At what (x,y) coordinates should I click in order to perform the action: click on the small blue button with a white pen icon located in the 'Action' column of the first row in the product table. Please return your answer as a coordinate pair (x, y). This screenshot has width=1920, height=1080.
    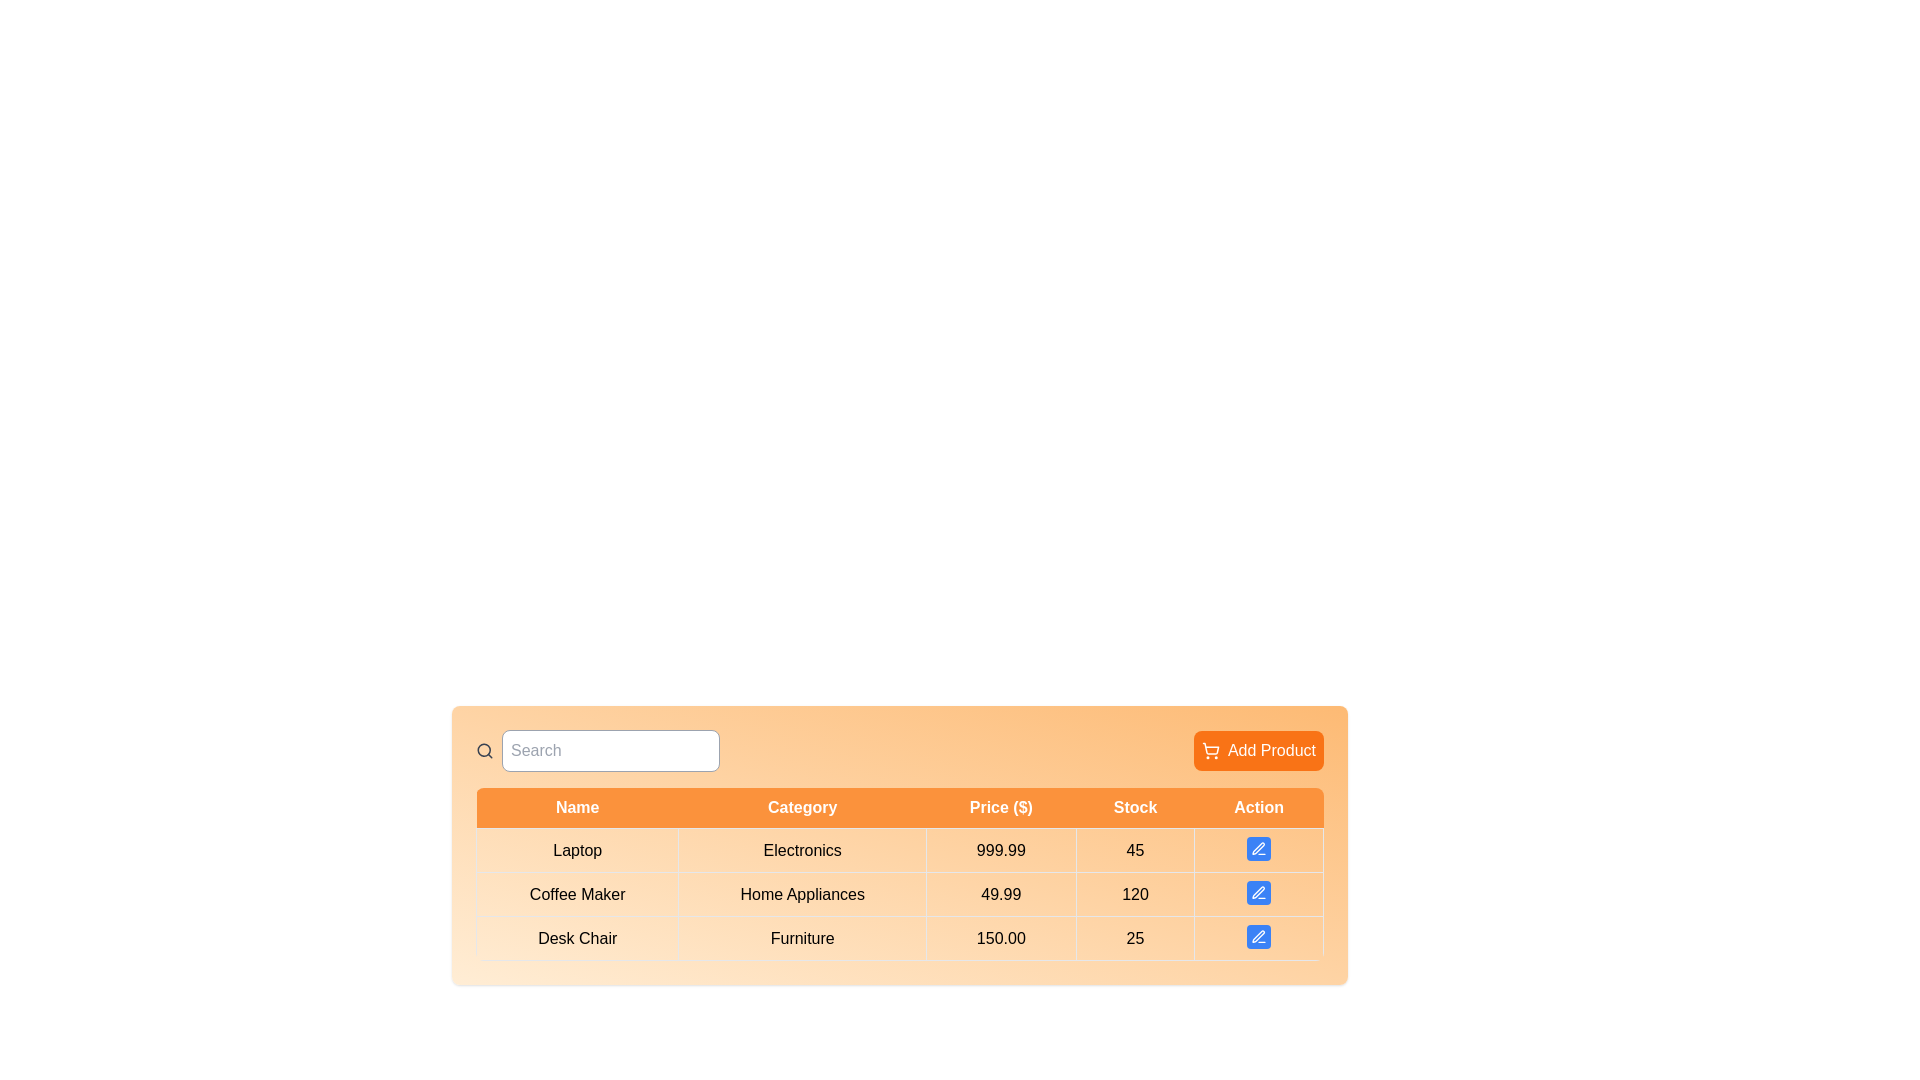
    Looking at the image, I should click on (1258, 848).